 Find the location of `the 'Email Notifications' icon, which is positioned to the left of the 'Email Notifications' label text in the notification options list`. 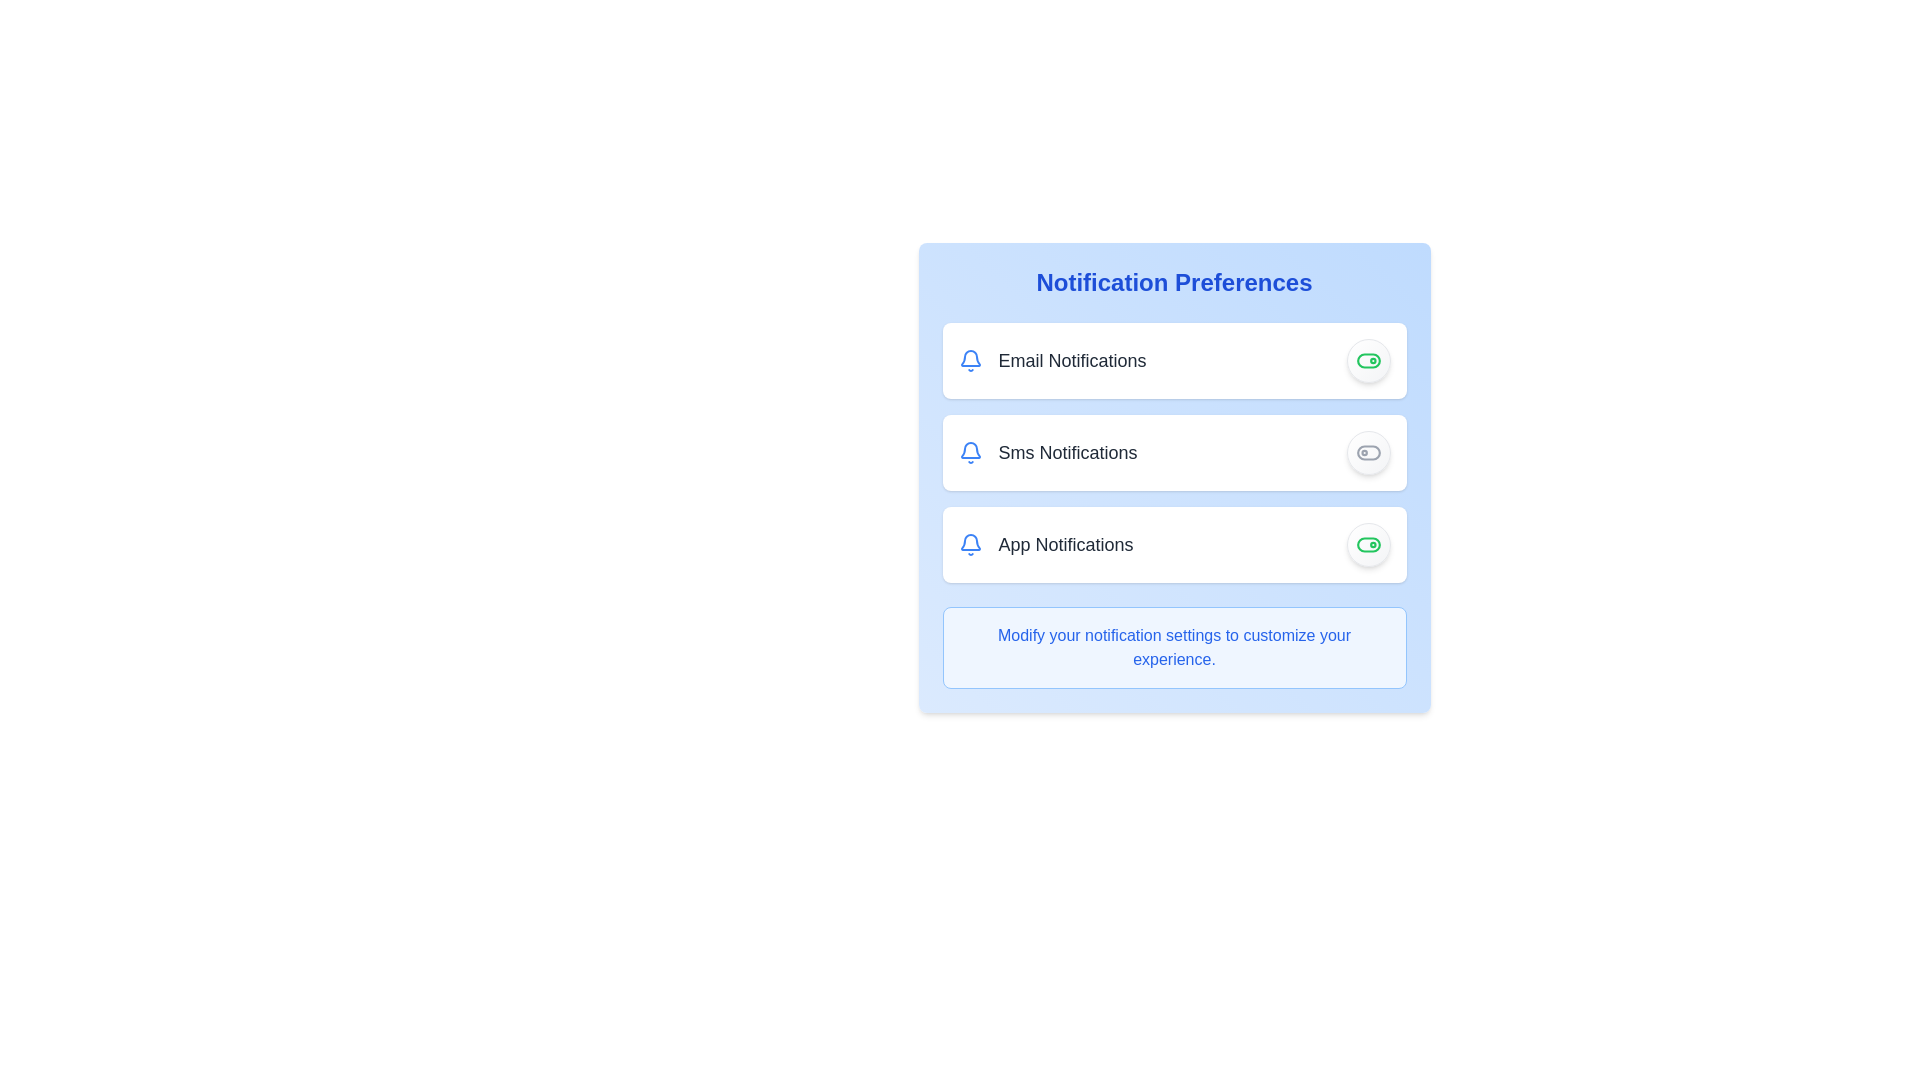

the 'Email Notifications' icon, which is positioned to the left of the 'Email Notifications' label text in the notification options list is located at coordinates (970, 361).